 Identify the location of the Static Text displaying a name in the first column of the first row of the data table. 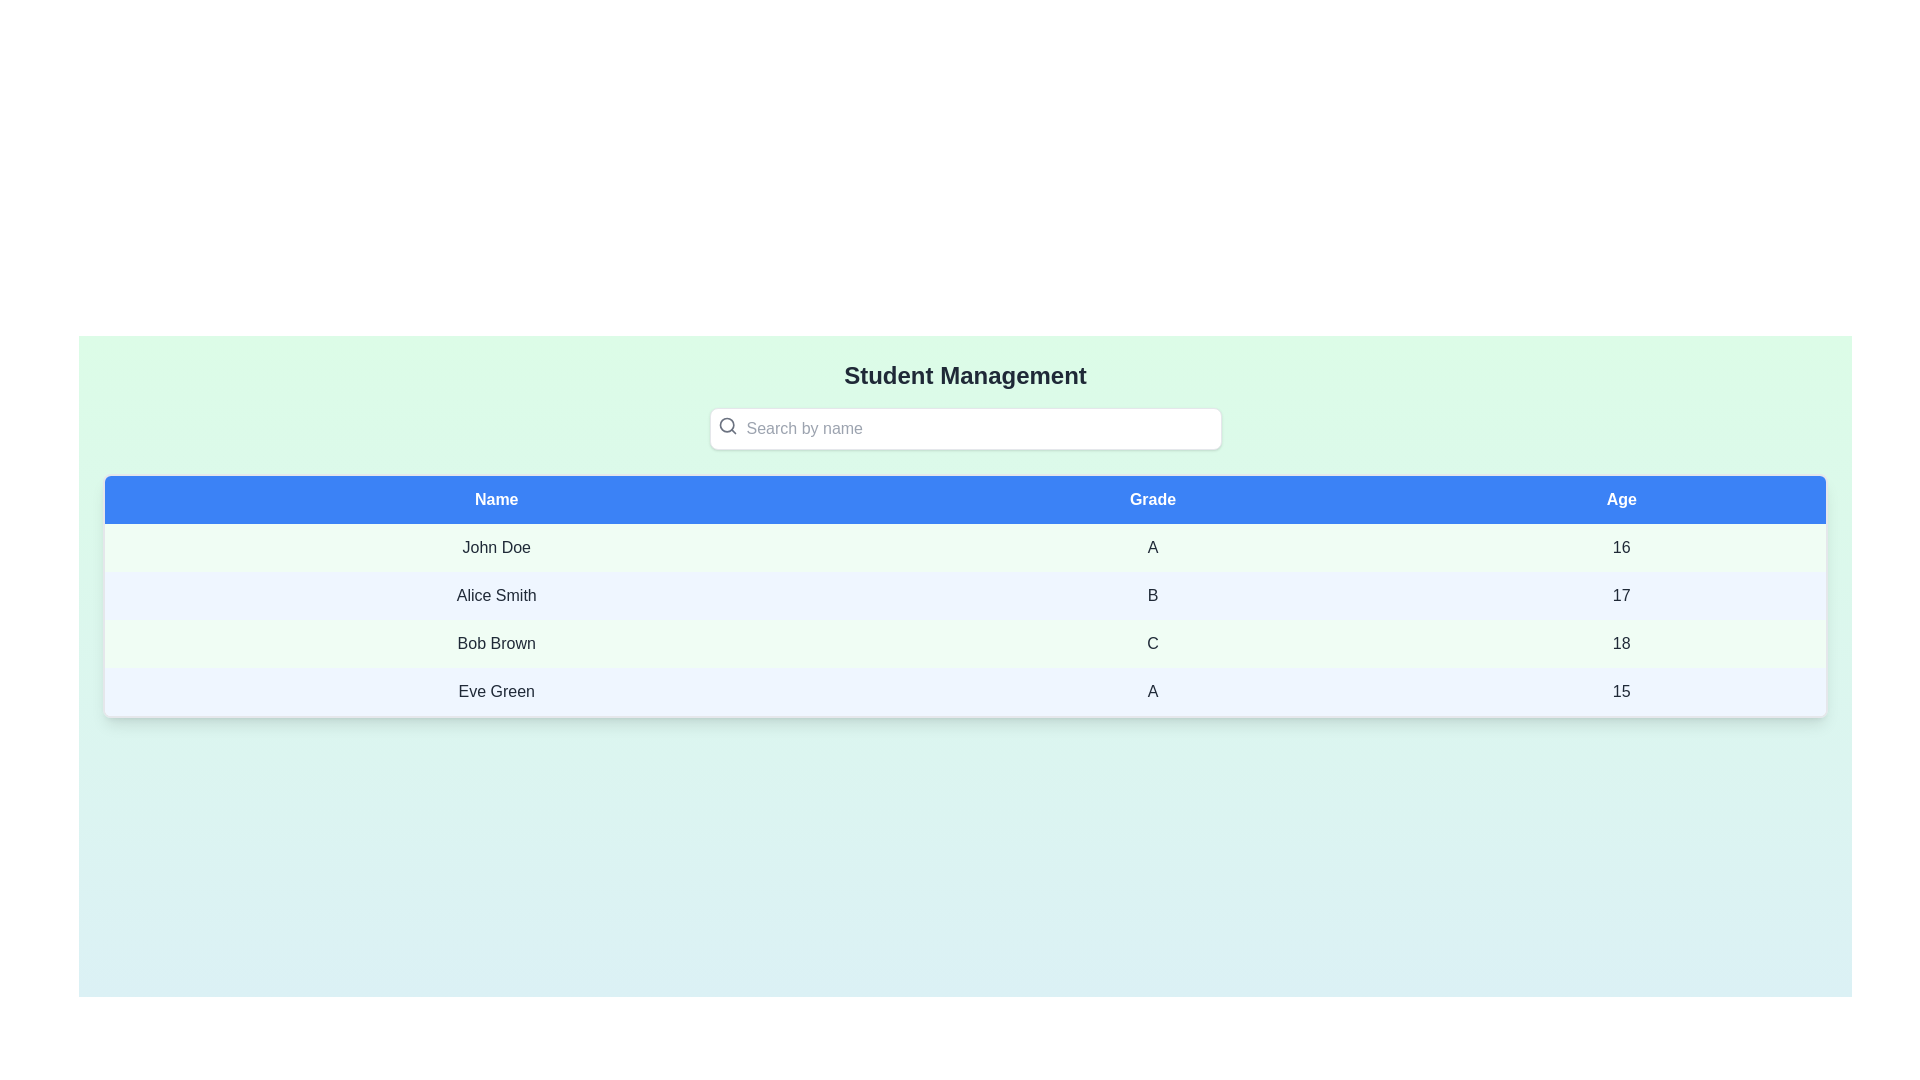
(496, 547).